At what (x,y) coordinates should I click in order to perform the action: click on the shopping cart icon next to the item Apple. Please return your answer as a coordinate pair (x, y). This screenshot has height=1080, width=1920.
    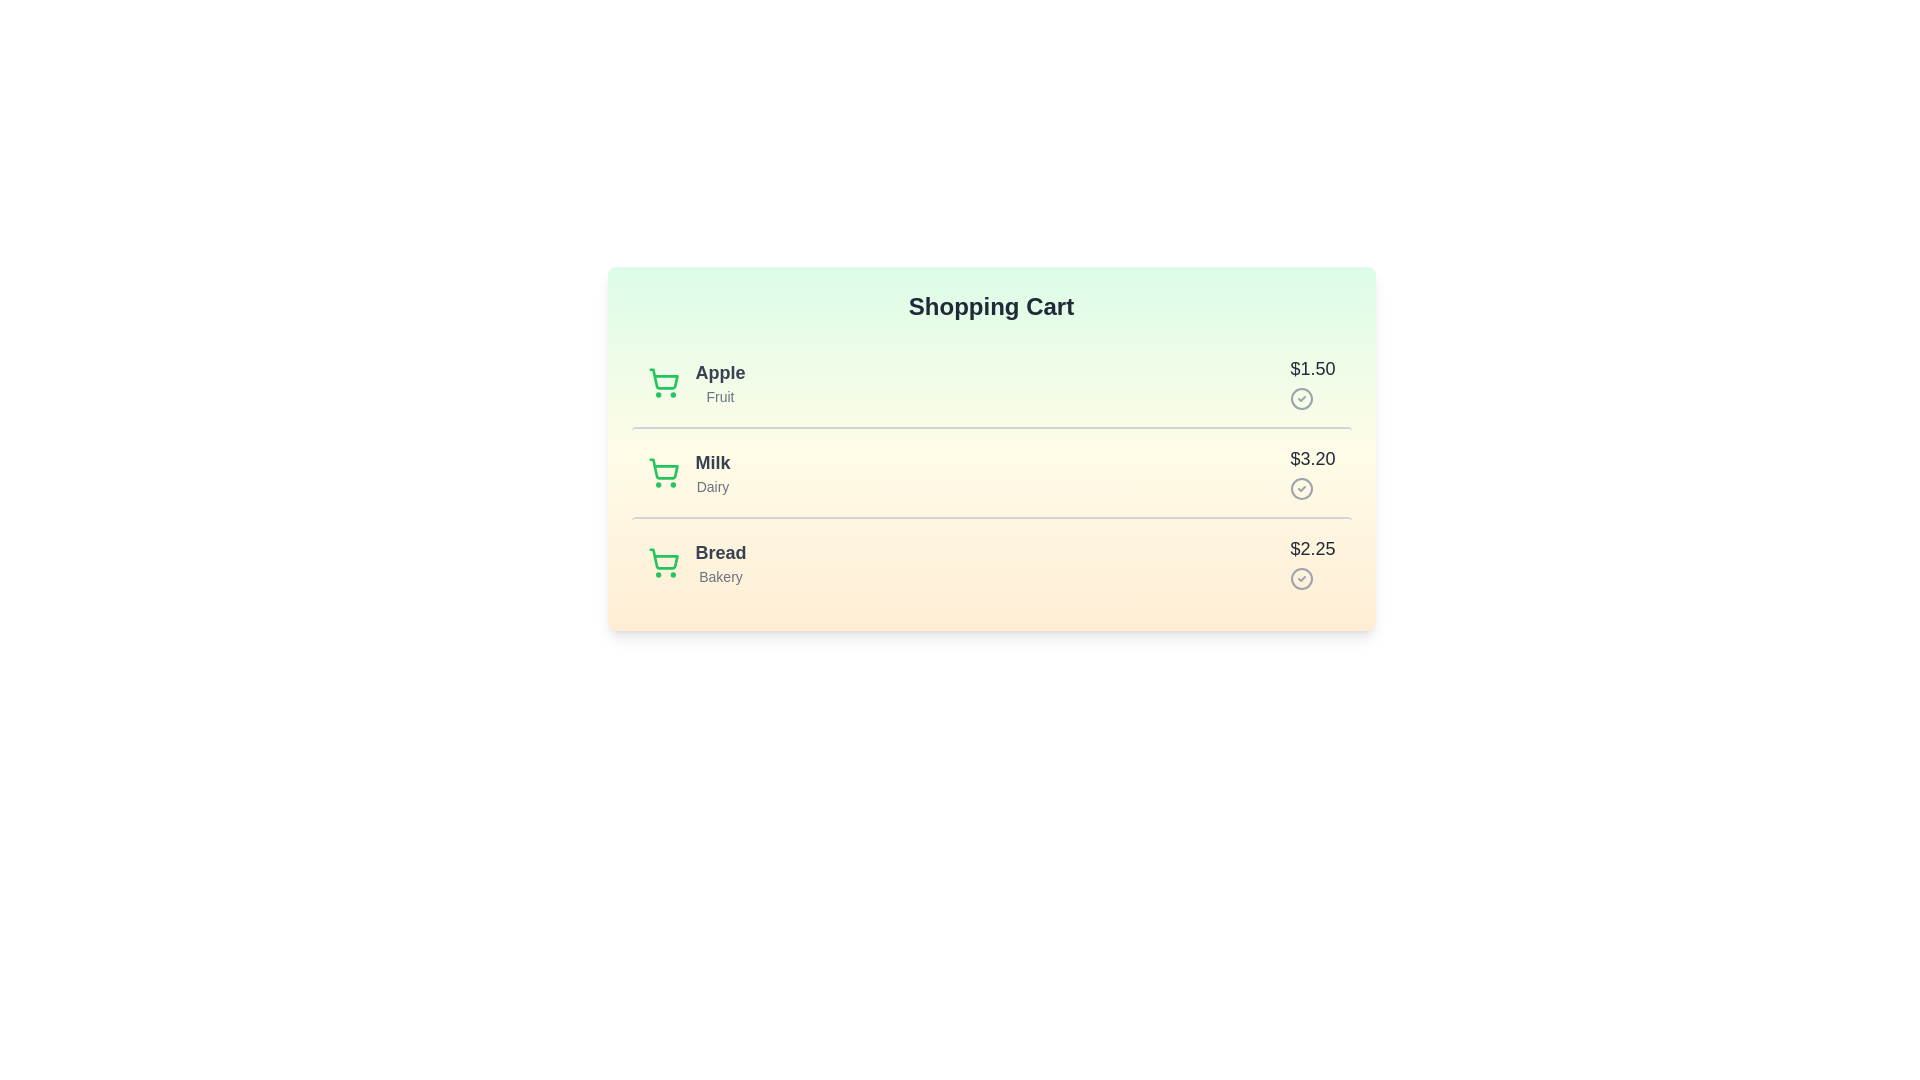
    Looking at the image, I should click on (663, 382).